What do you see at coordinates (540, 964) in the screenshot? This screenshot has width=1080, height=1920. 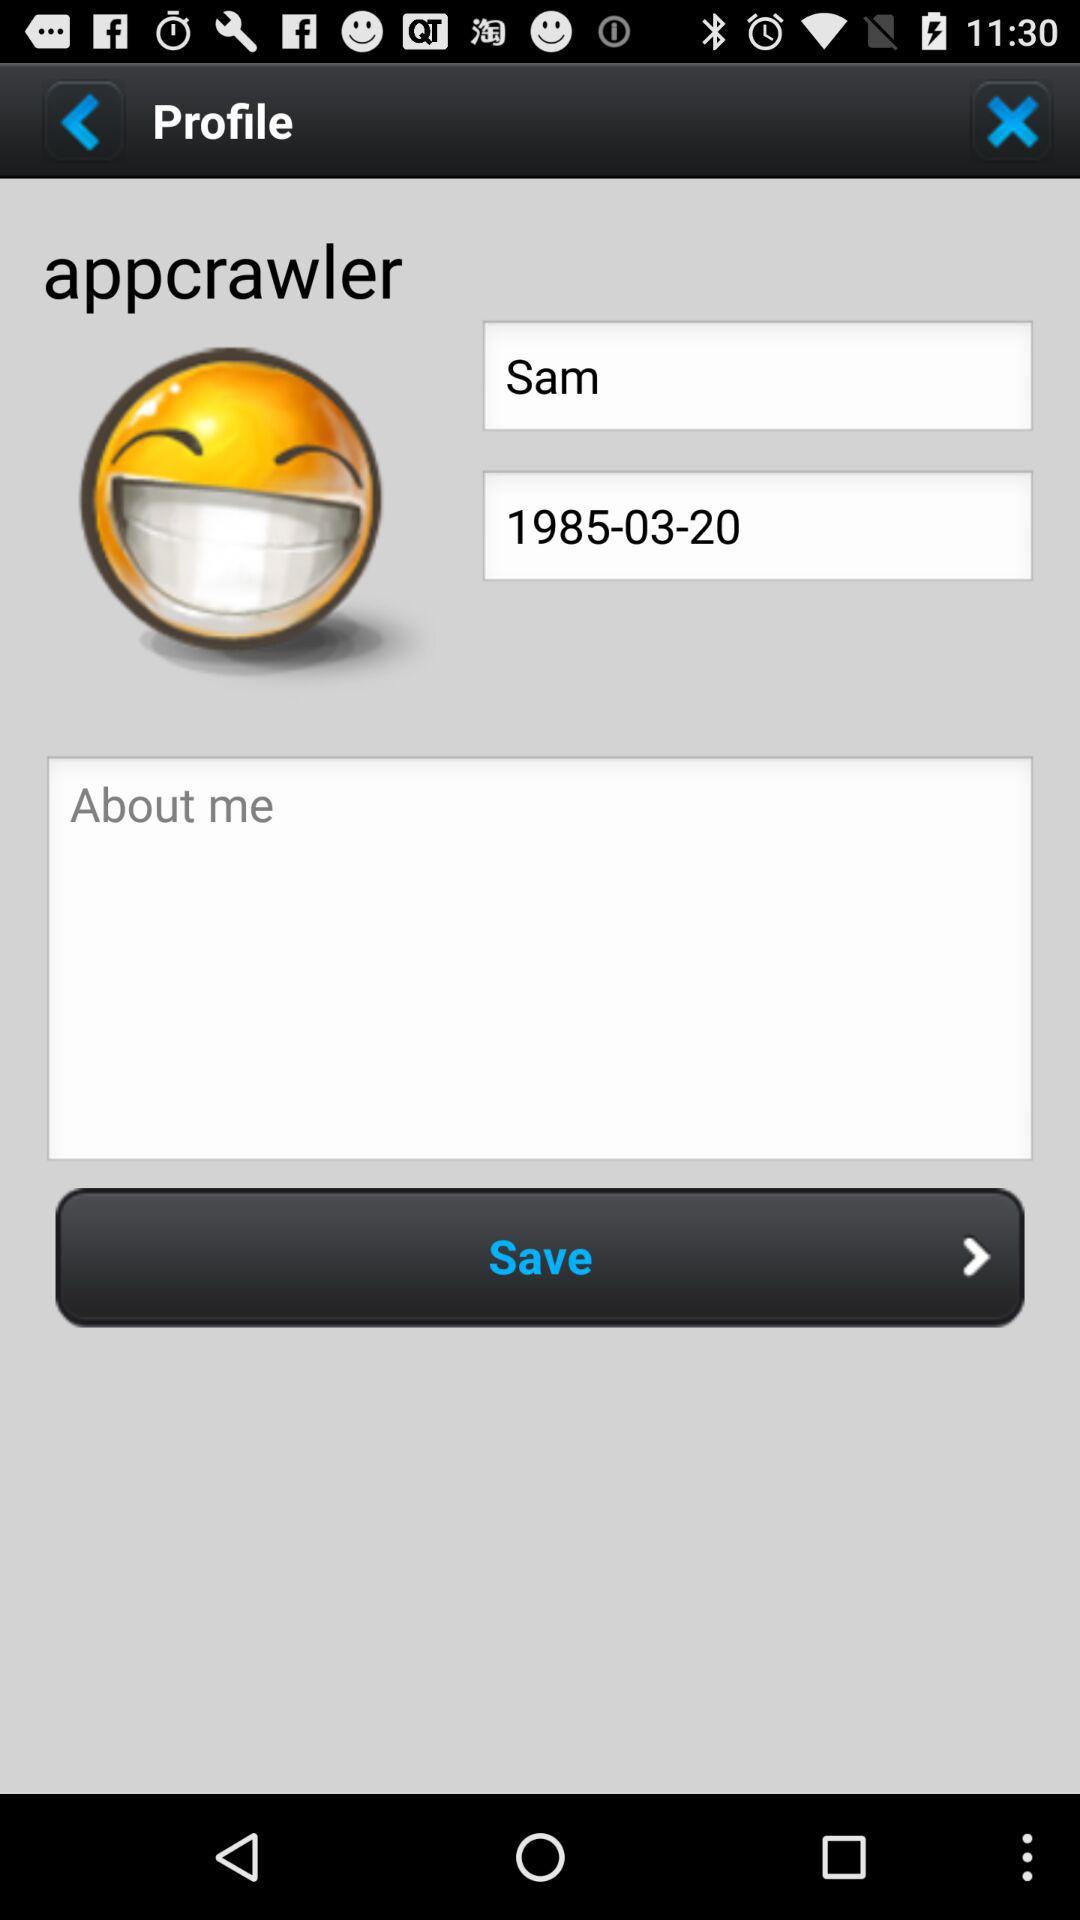 I see `open field for about me` at bounding box center [540, 964].